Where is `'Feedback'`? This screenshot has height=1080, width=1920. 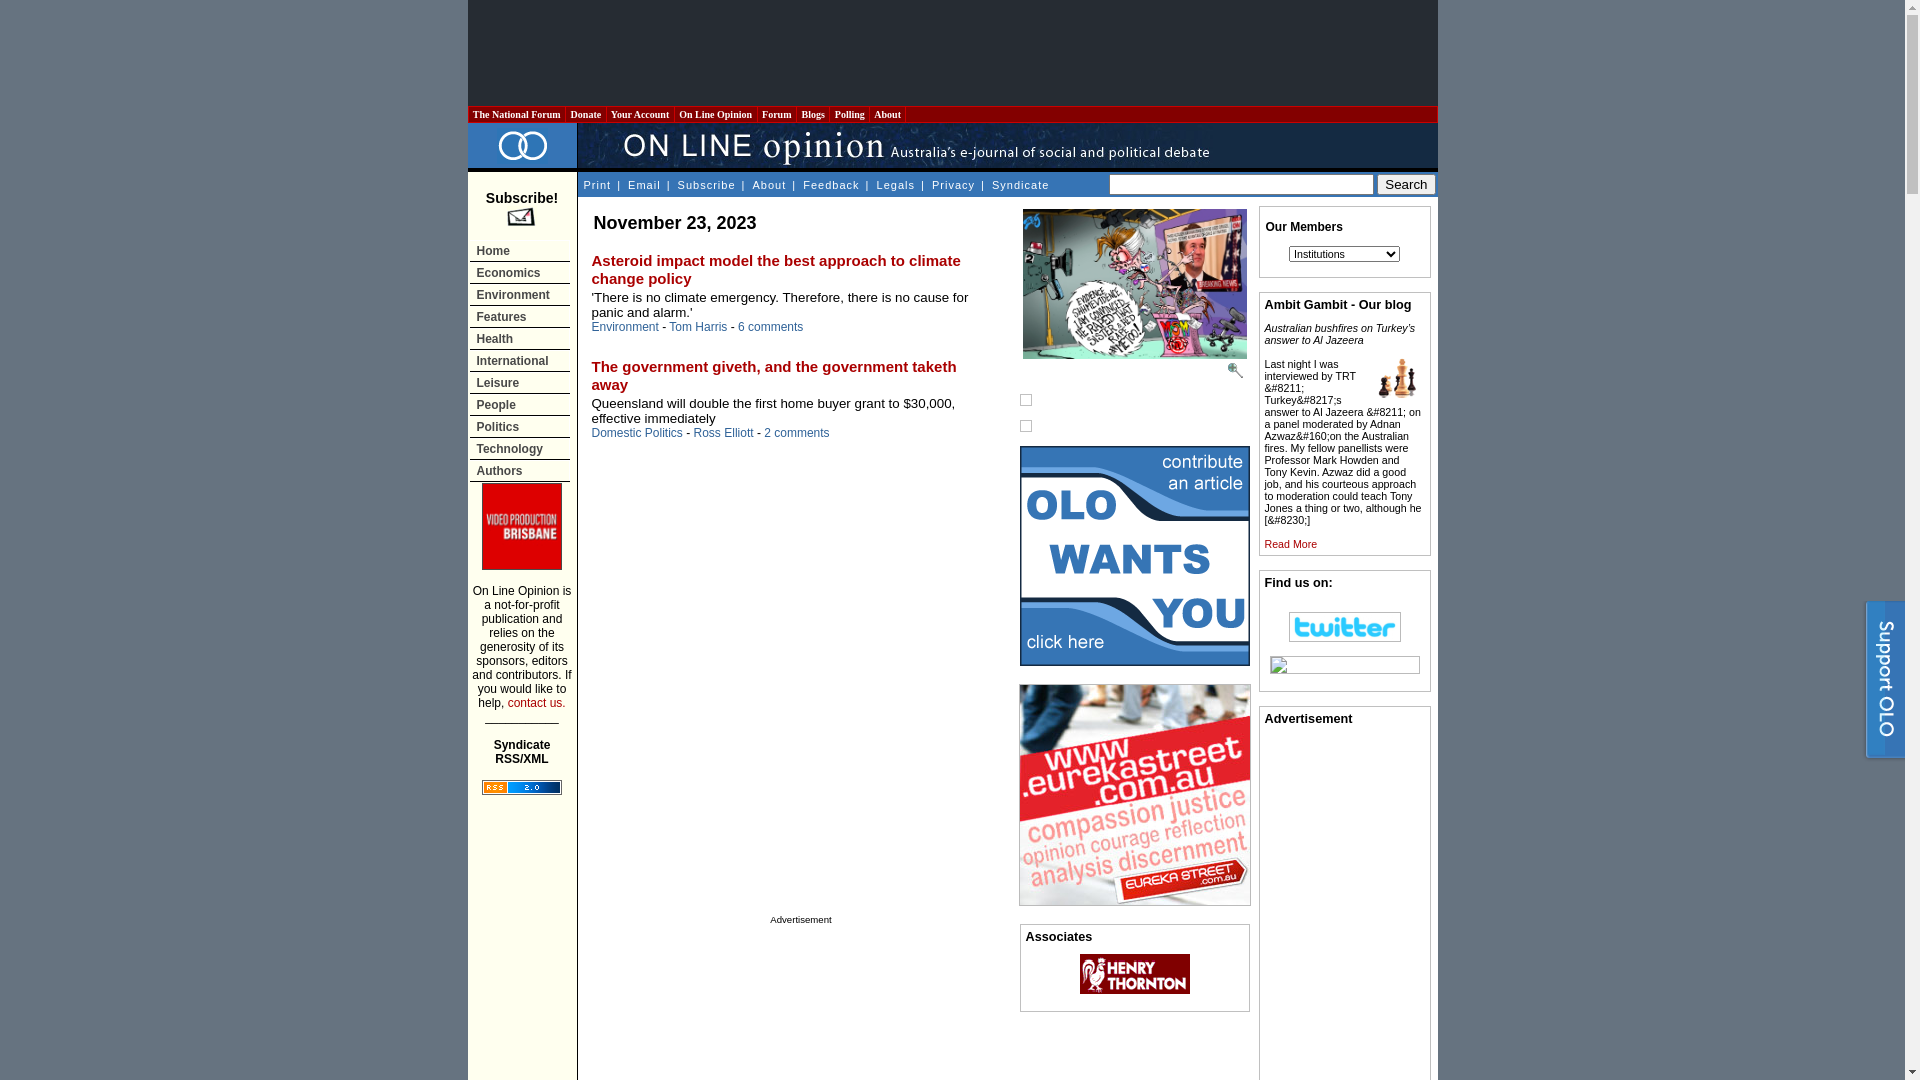 'Feedback' is located at coordinates (800, 184).